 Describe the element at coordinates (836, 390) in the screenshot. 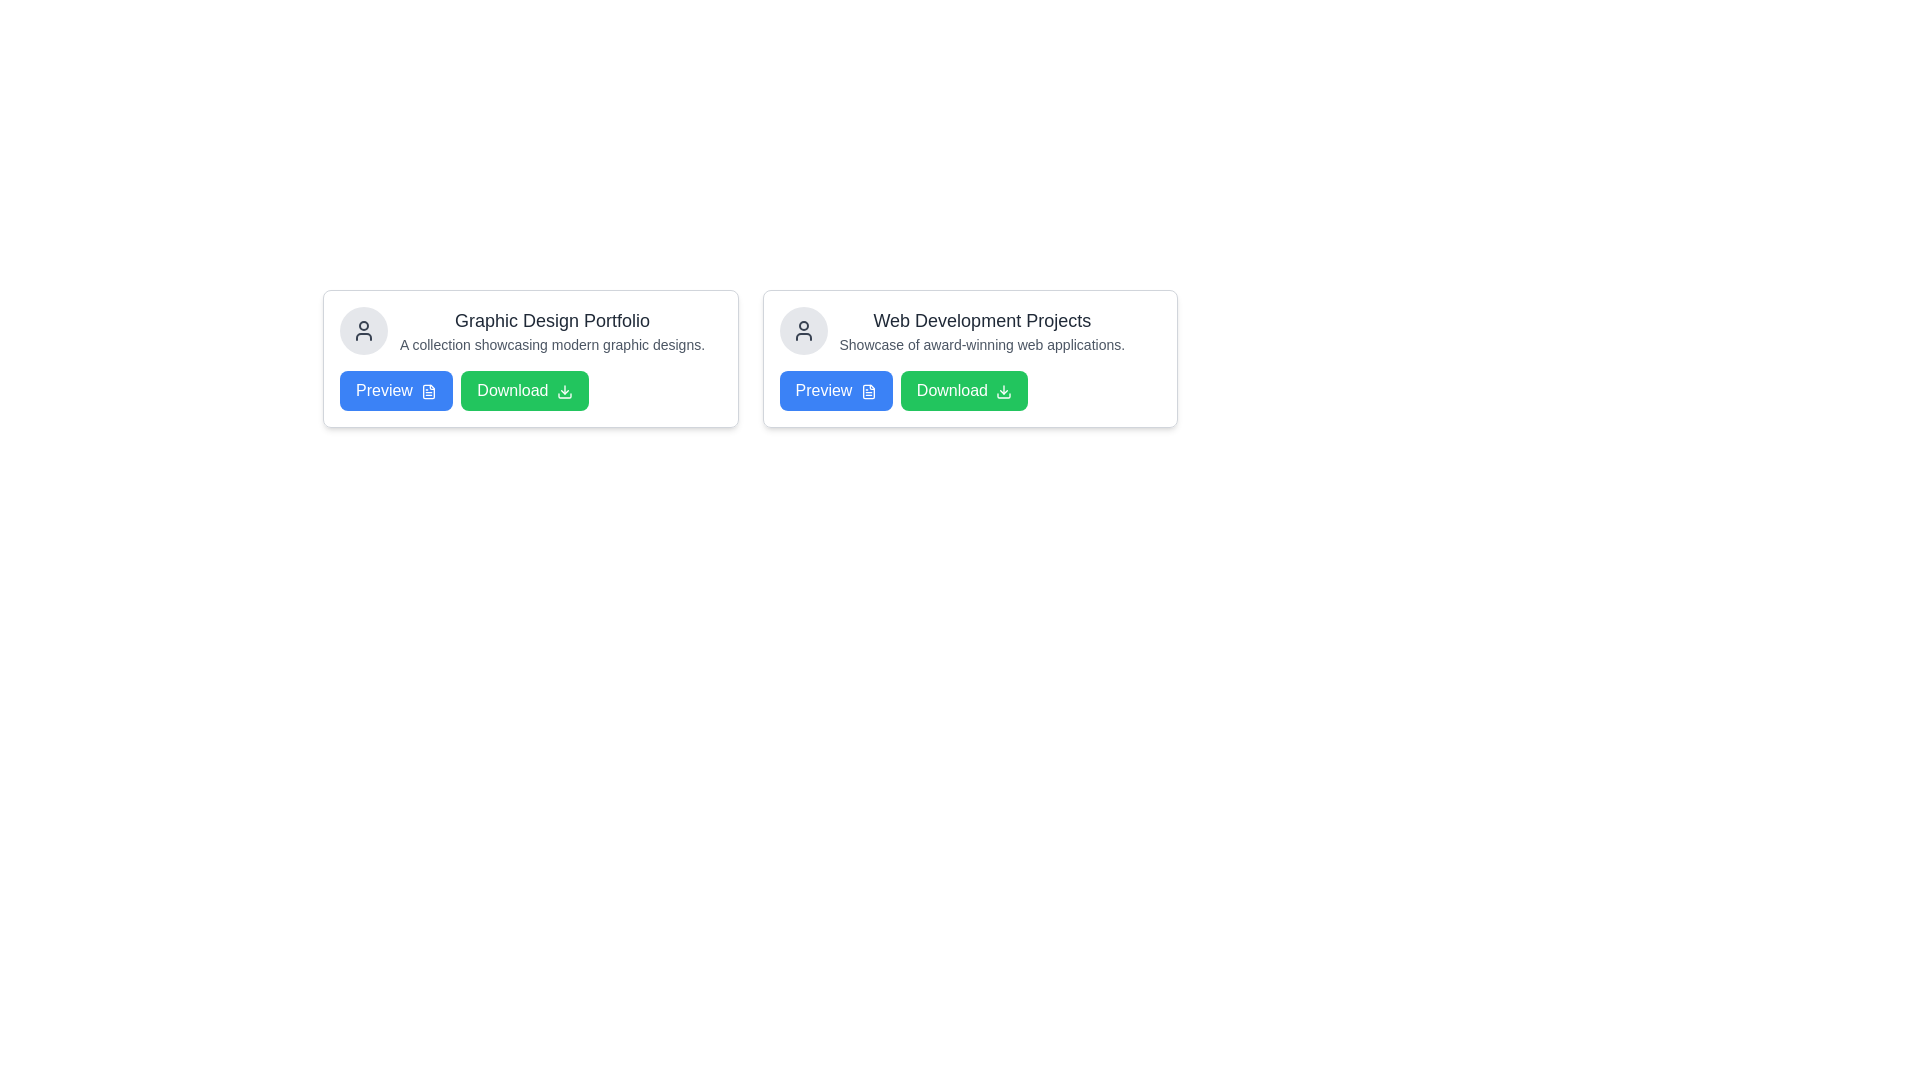

I see `the preview button located to the left of the green 'Download' button in the 'Web Development Projects' section to observe the hover effect` at that location.